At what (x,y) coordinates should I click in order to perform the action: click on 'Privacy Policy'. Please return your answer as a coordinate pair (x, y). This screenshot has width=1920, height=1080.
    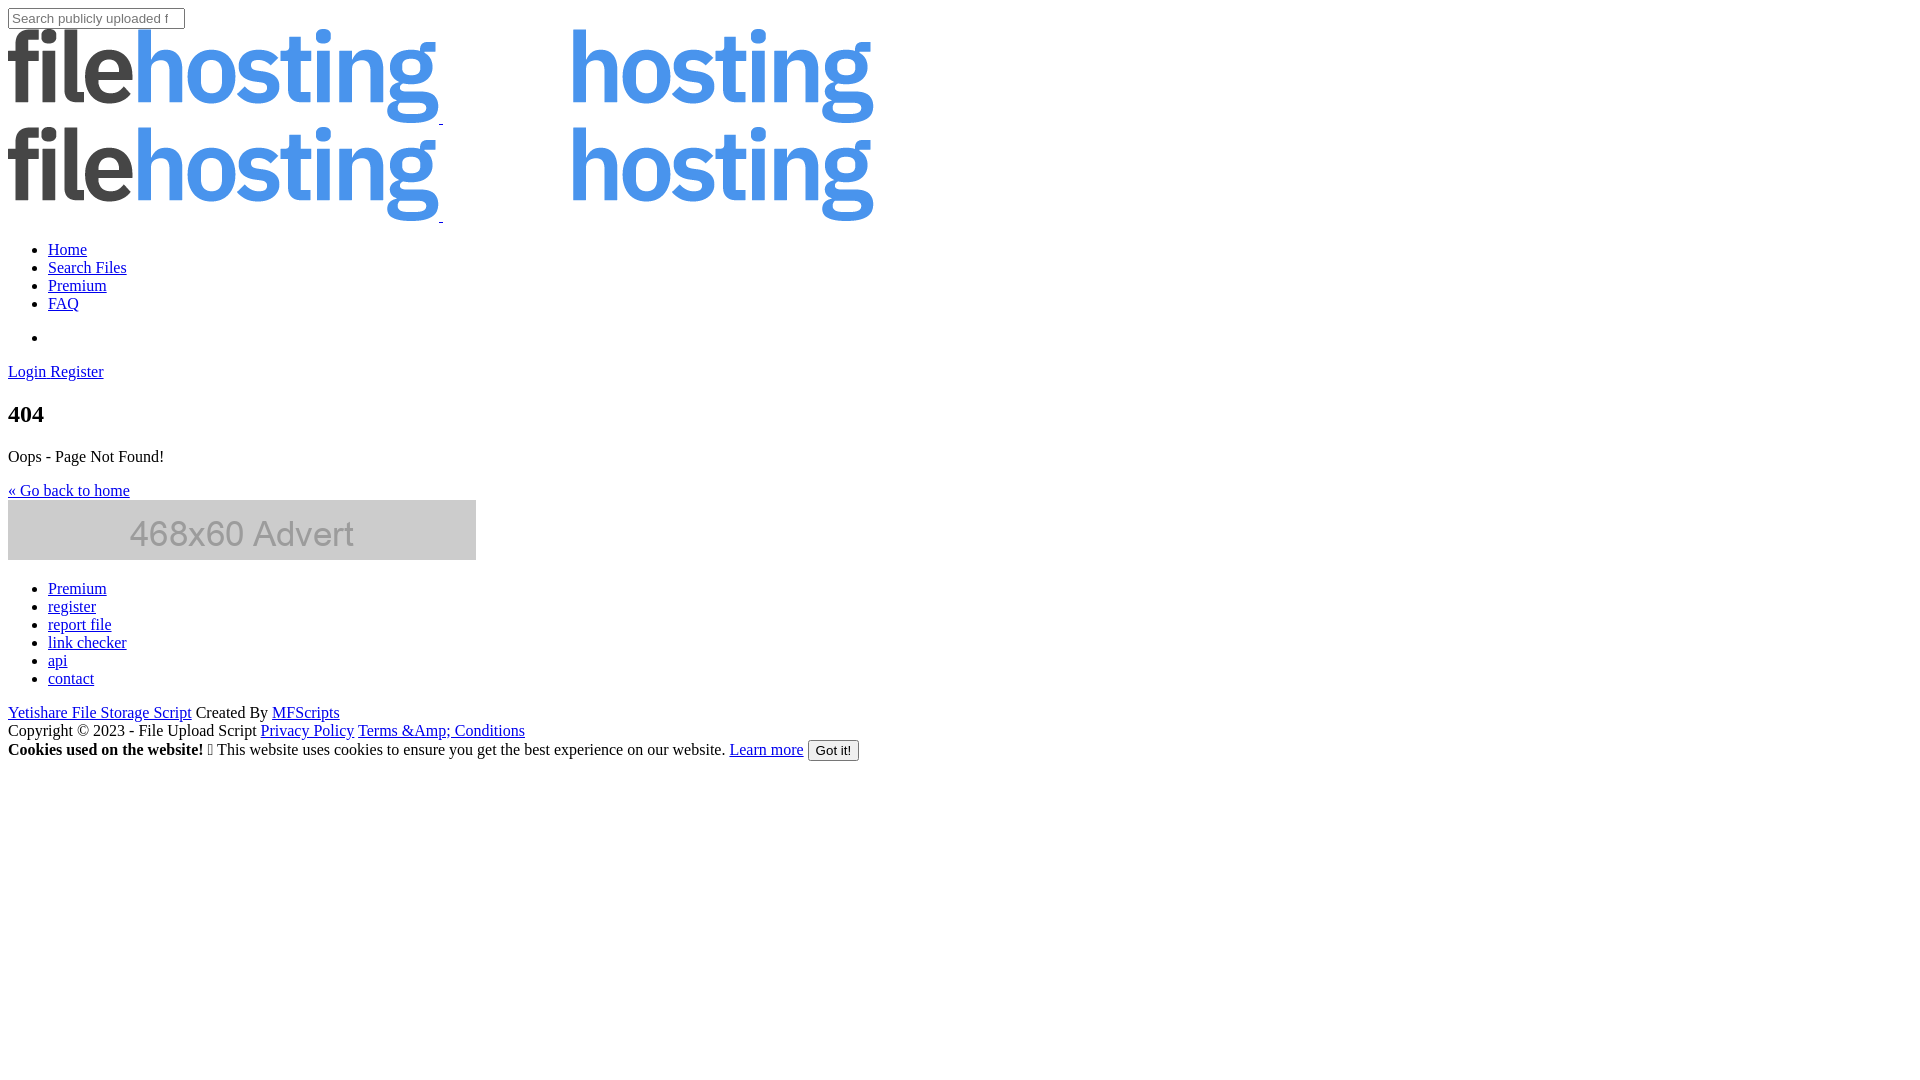
    Looking at the image, I should click on (306, 730).